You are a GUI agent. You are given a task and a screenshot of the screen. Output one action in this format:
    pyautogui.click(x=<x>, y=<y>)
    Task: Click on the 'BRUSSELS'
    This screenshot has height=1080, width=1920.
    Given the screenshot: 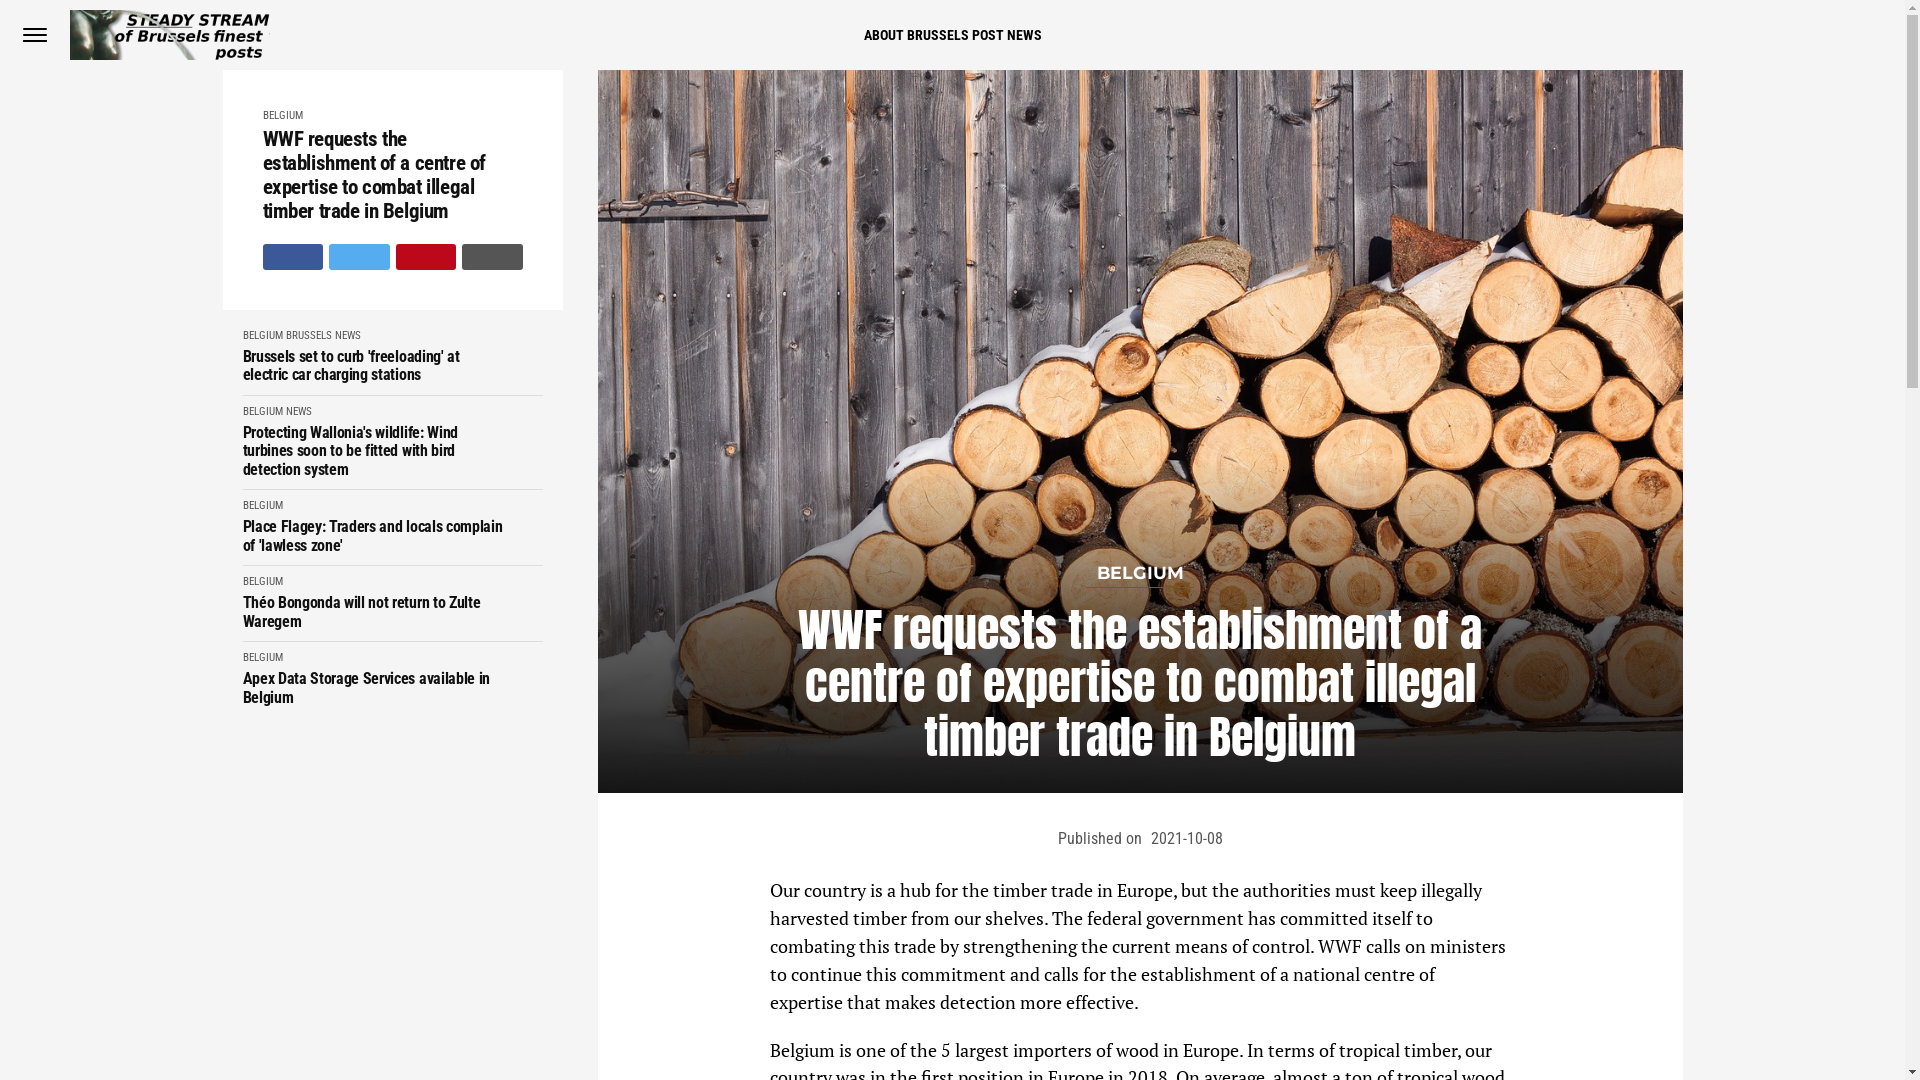 What is the action you would take?
    pyautogui.click(x=285, y=334)
    